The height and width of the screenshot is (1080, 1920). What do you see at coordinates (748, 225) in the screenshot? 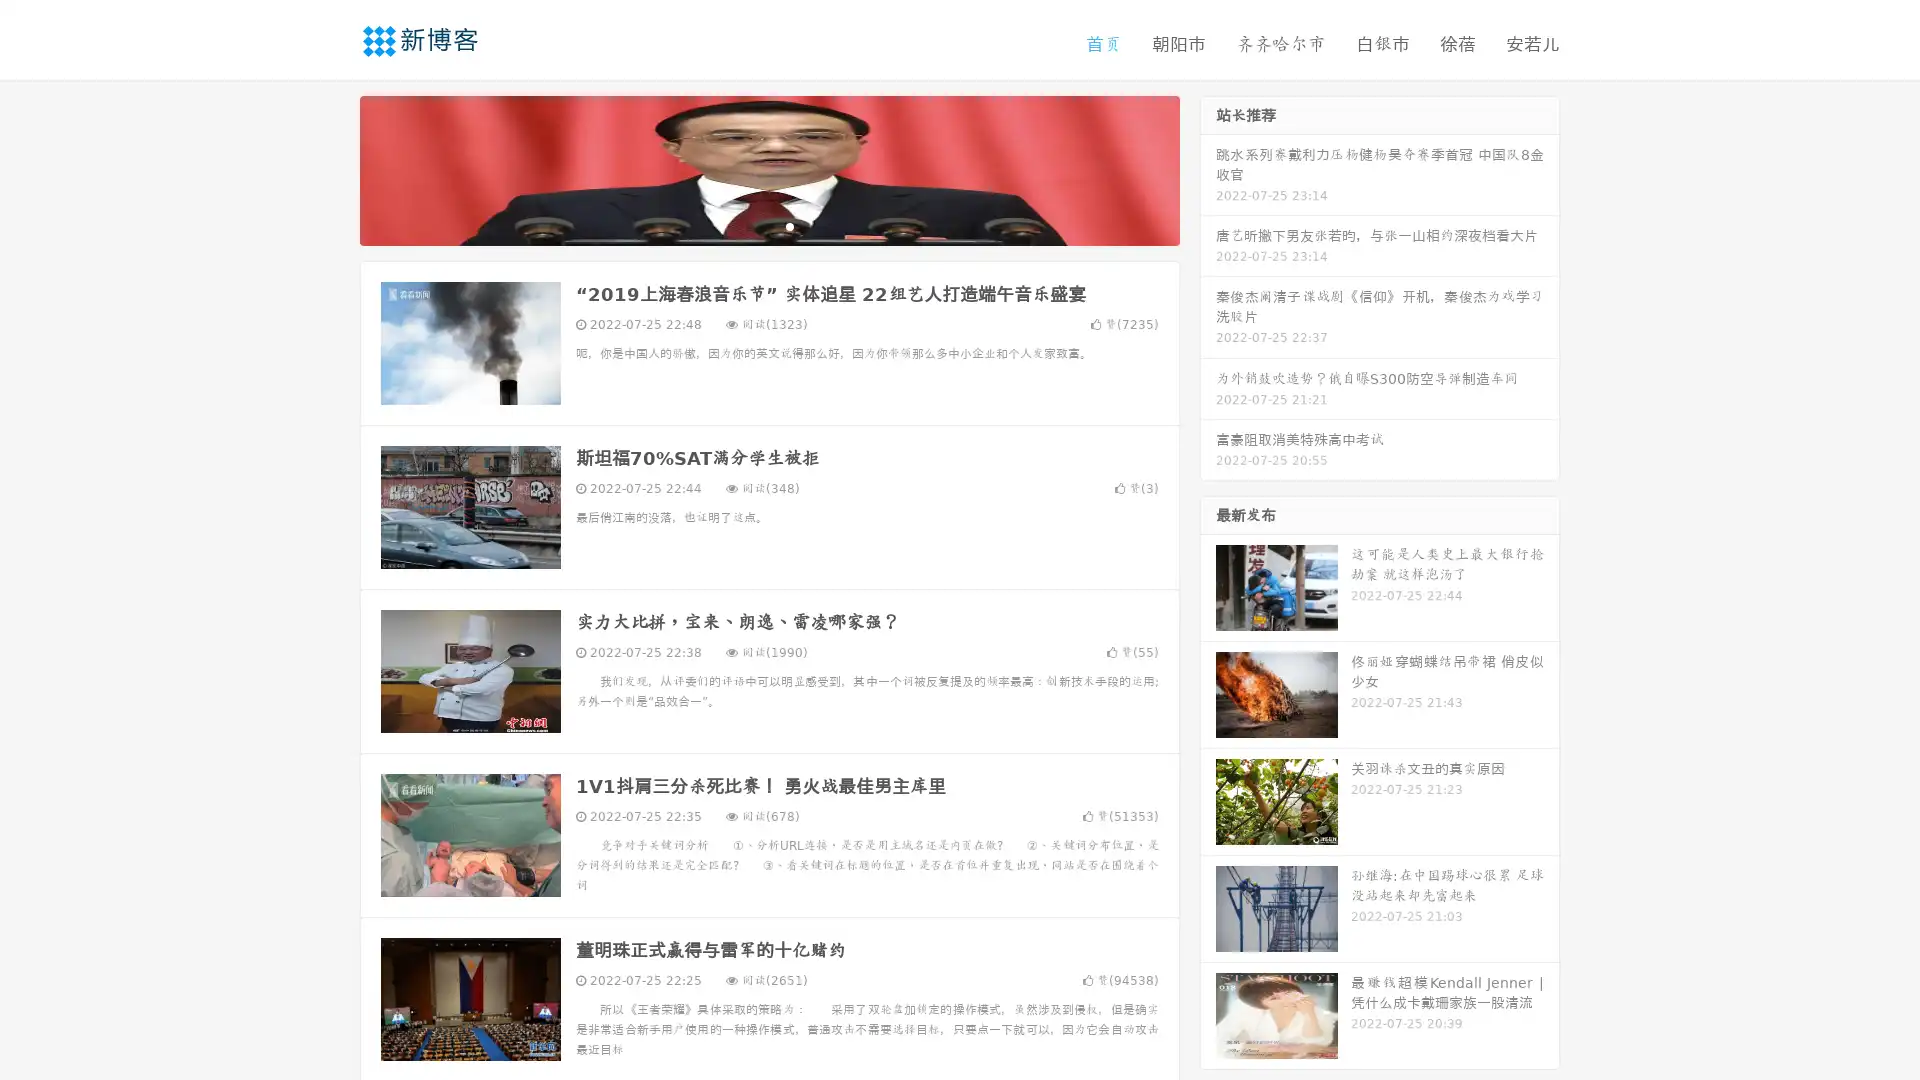
I see `Go to slide 1` at bounding box center [748, 225].